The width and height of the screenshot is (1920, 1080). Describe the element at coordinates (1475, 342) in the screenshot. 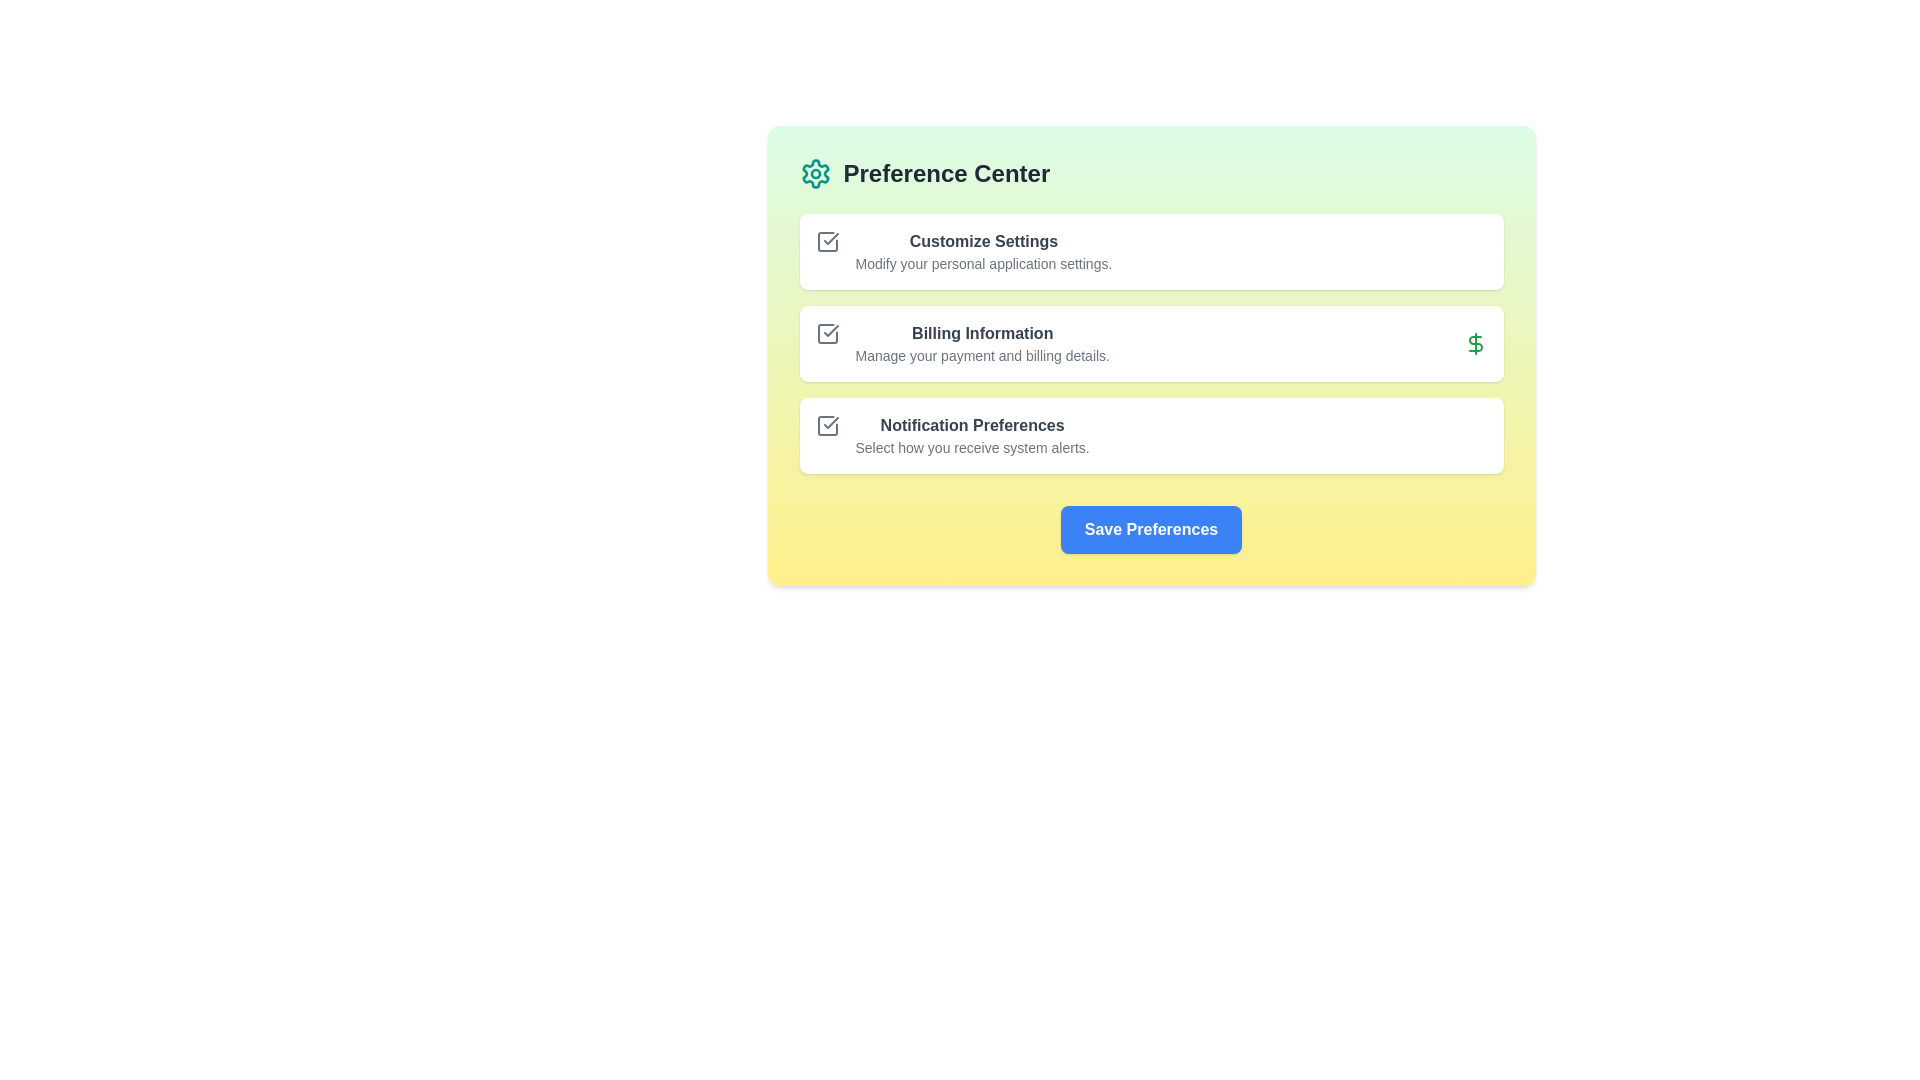

I see `the green dollar sign icon styled with SVG located in the 'Billing Information' section of the 'Preference Center', positioned to the far-right side of the 'Billing Information' card` at that location.